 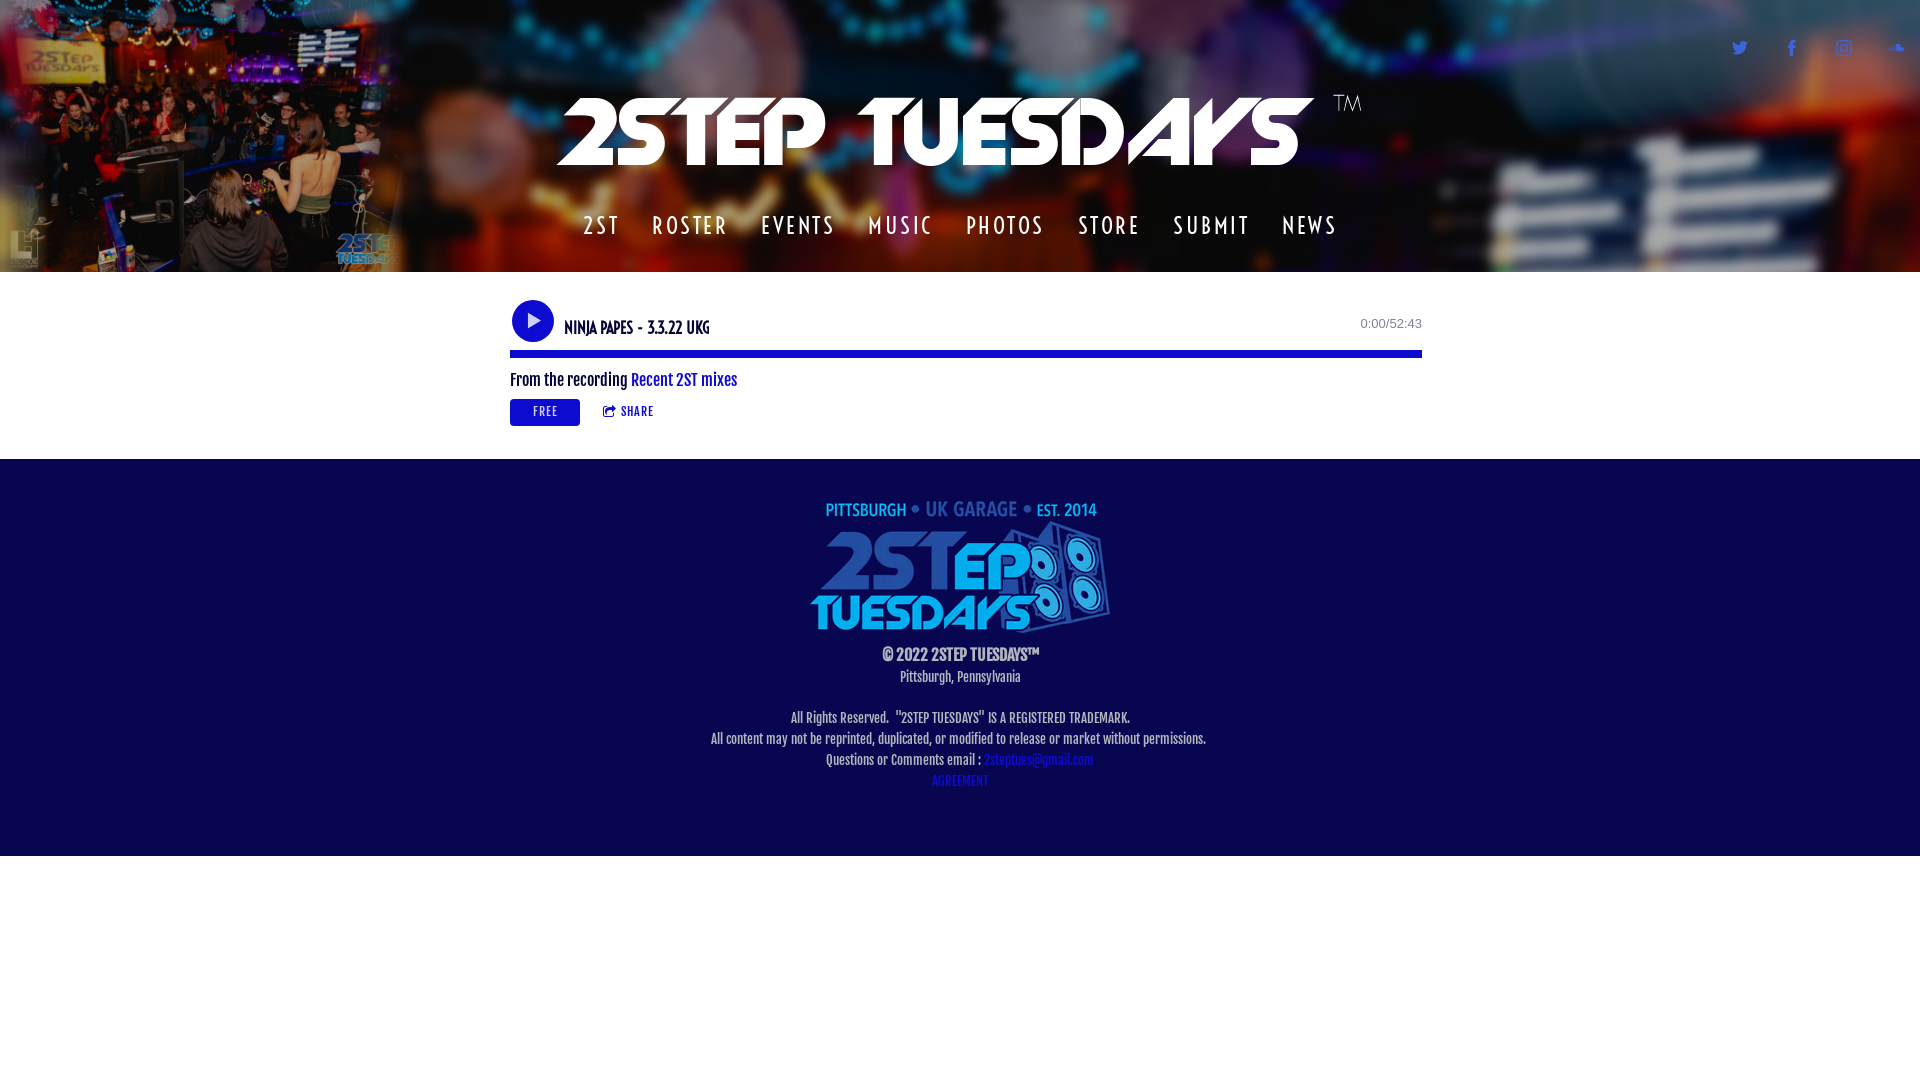 I want to click on 'FREE', so click(x=545, y=411).